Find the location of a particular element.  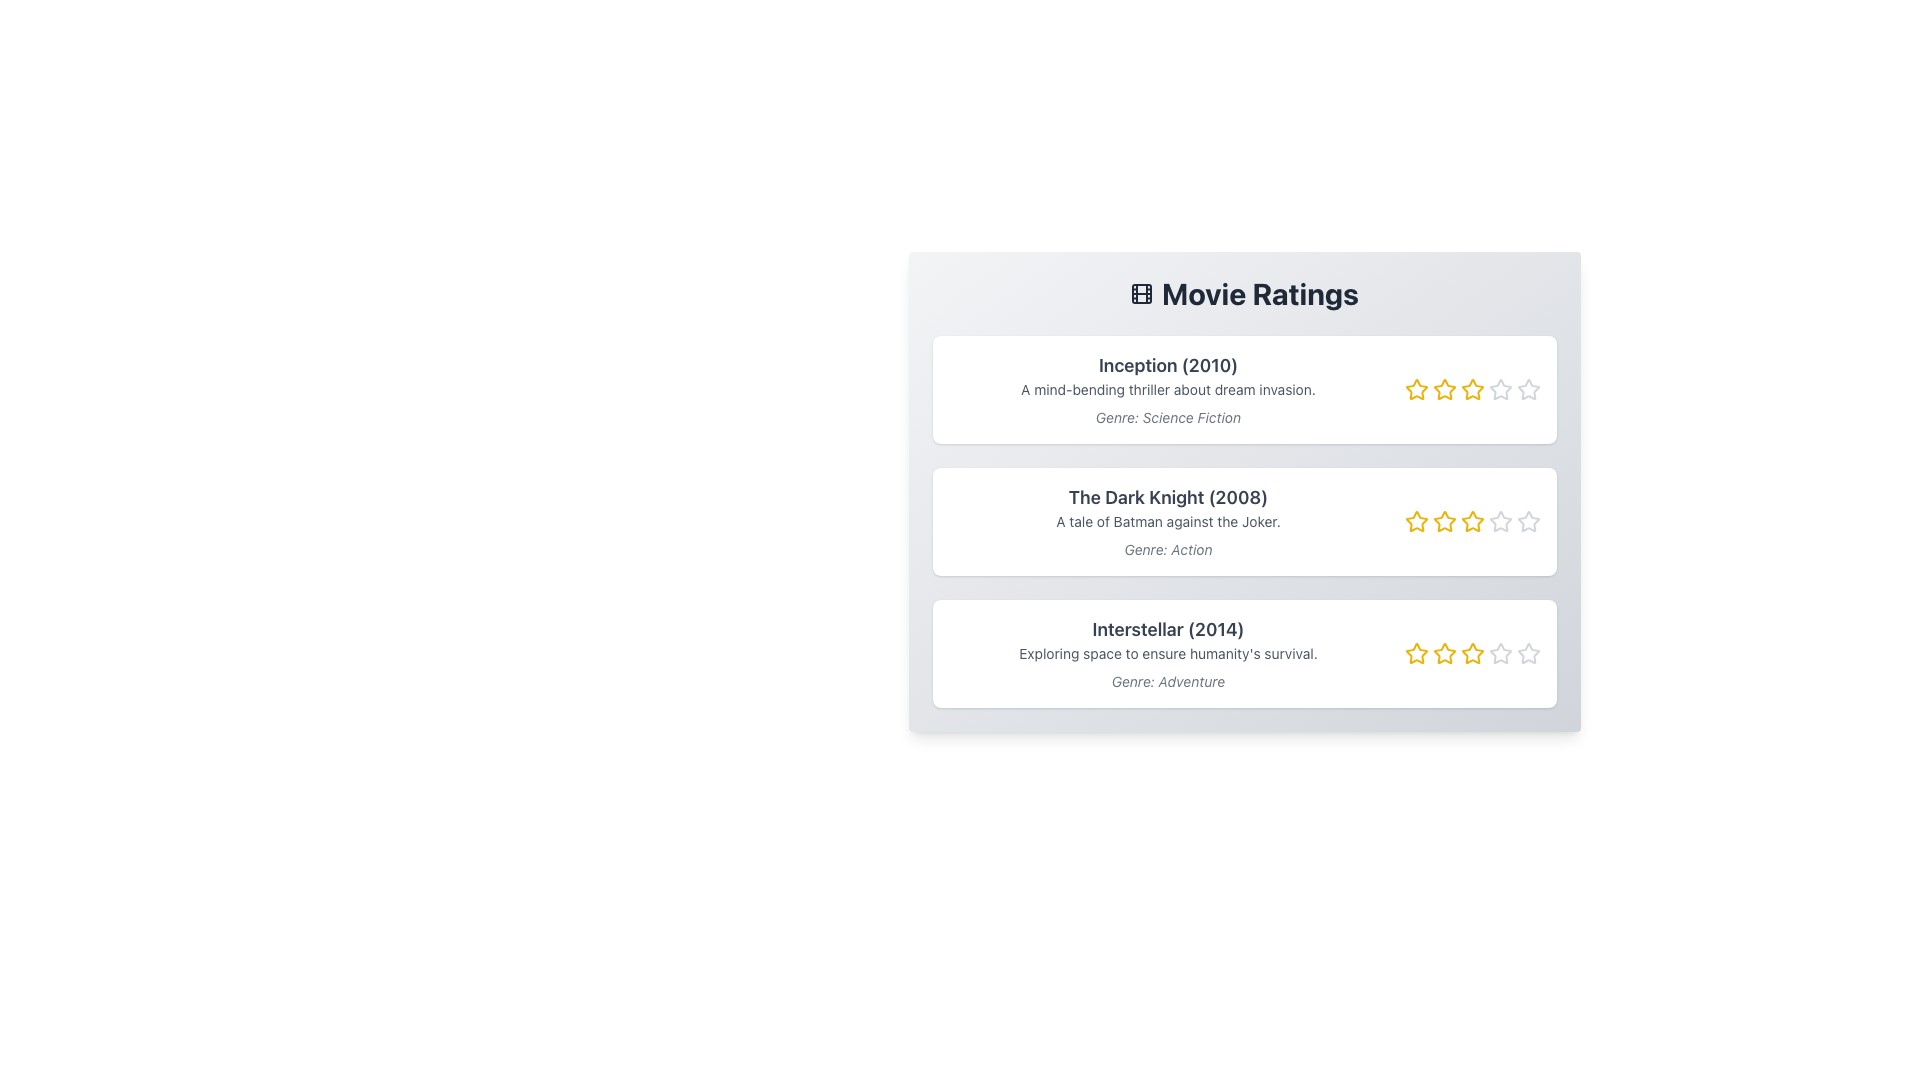

the first star icon in the rating row for the movie 'Inception (2010)' is located at coordinates (1415, 389).